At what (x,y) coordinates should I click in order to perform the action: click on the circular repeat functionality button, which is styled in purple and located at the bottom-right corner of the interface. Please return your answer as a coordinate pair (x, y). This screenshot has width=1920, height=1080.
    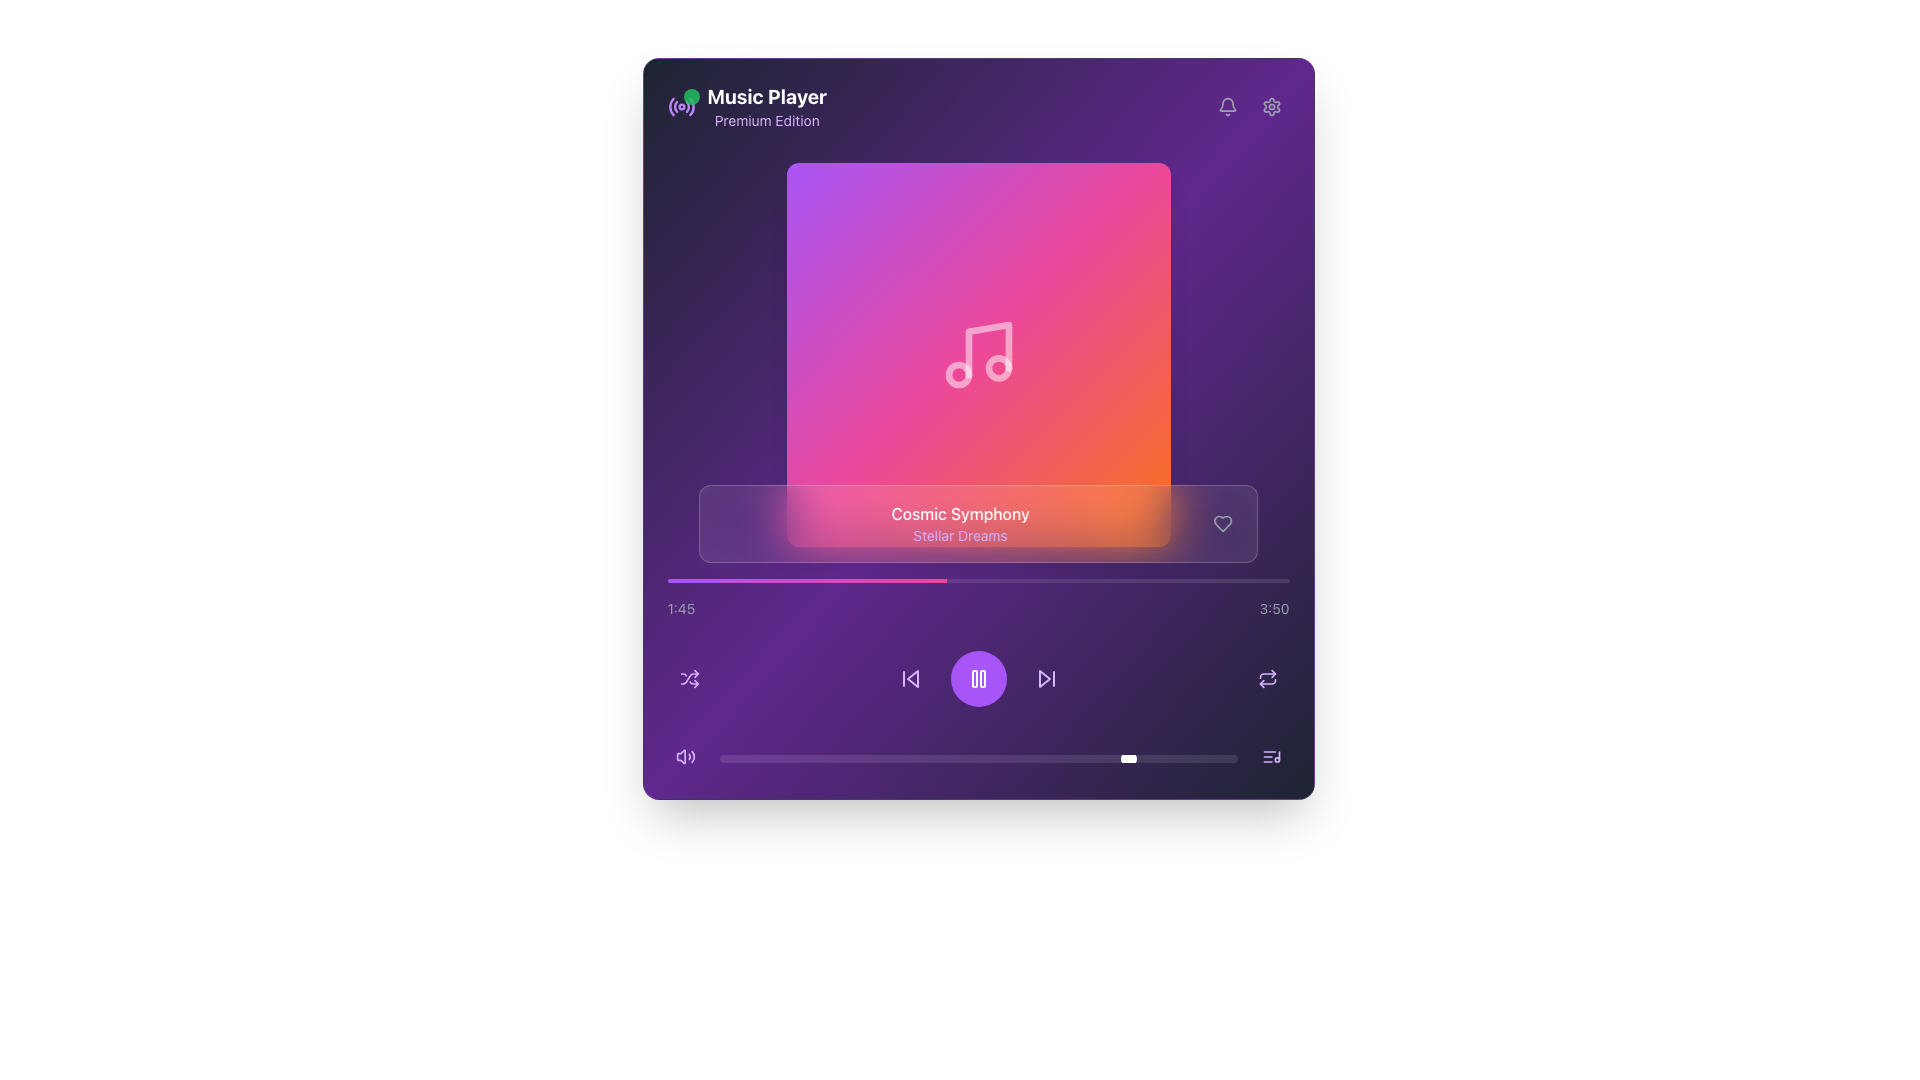
    Looking at the image, I should click on (1266, 677).